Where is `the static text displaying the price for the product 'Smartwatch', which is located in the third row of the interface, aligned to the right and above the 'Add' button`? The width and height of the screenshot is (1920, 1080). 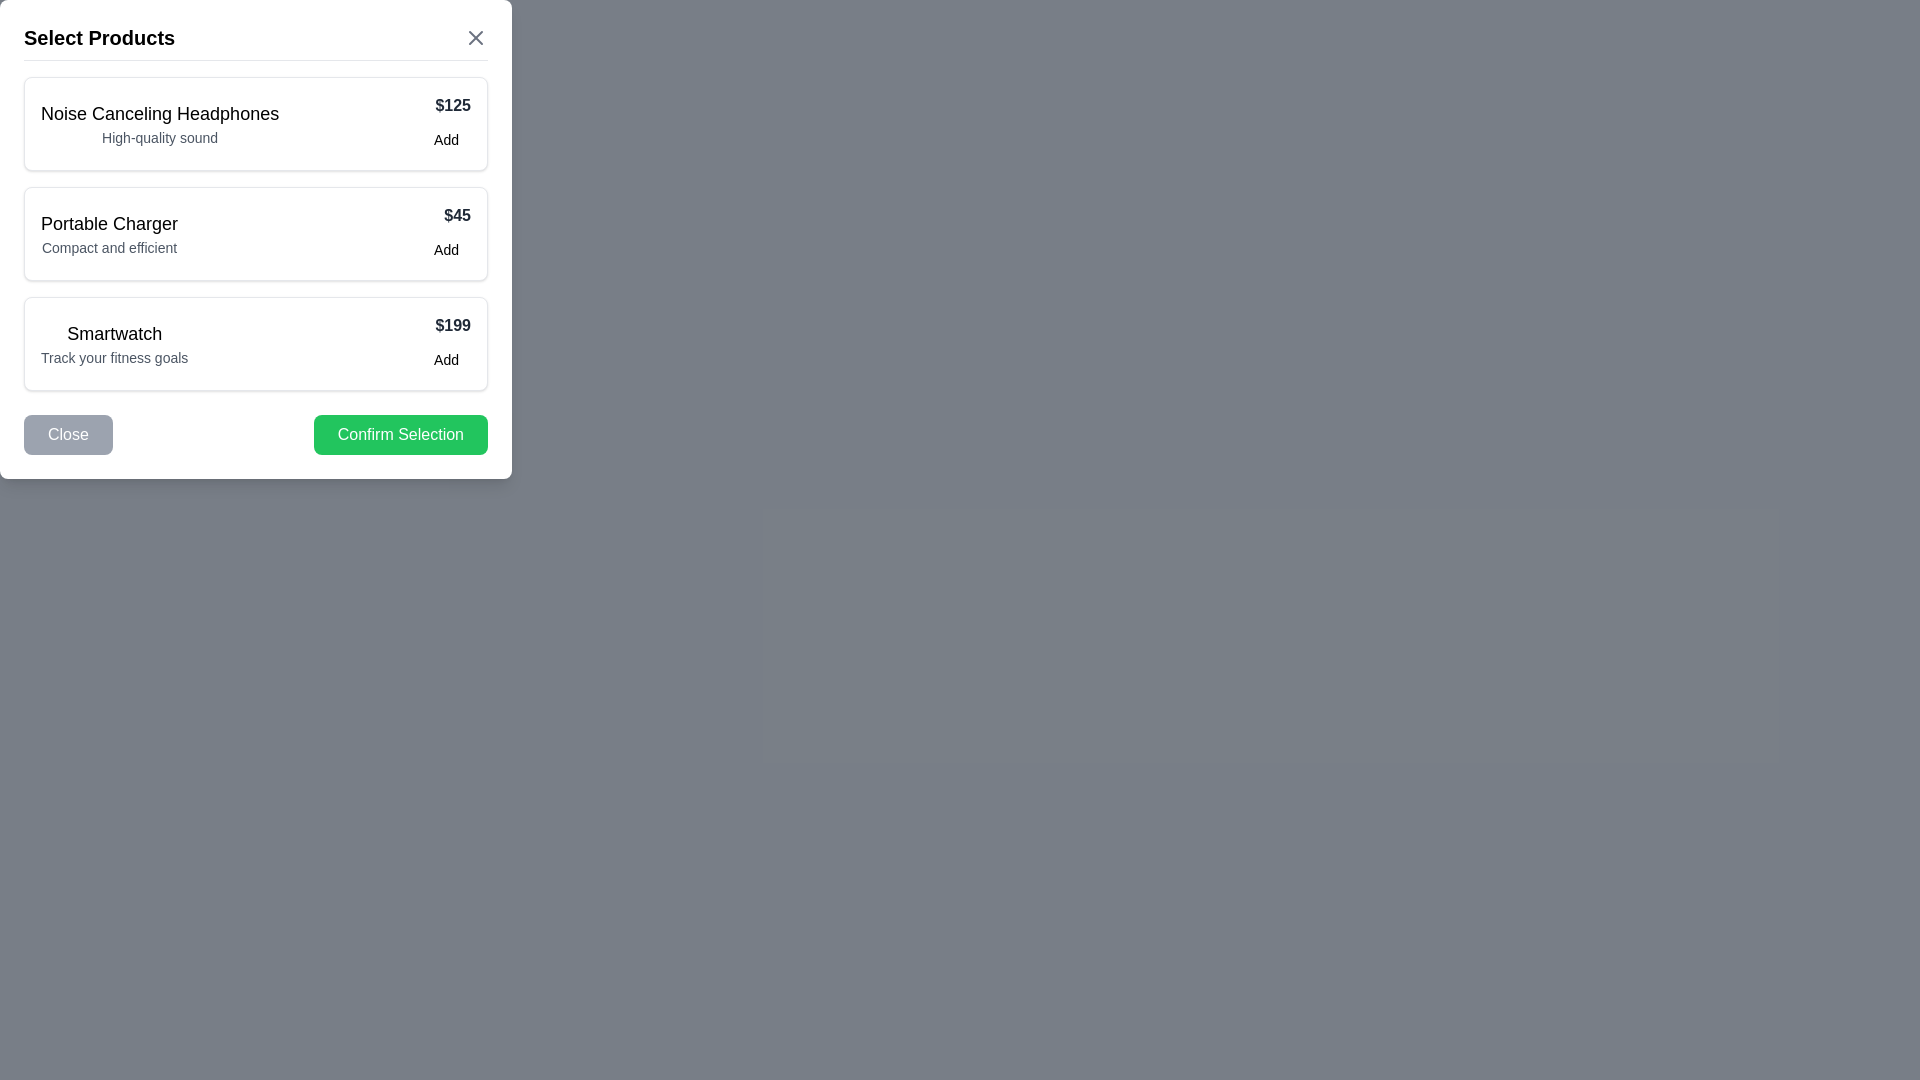 the static text displaying the price for the product 'Smartwatch', which is located in the third row of the interface, aligned to the right and above the 'Add' button is located at coordinates (445, 325).